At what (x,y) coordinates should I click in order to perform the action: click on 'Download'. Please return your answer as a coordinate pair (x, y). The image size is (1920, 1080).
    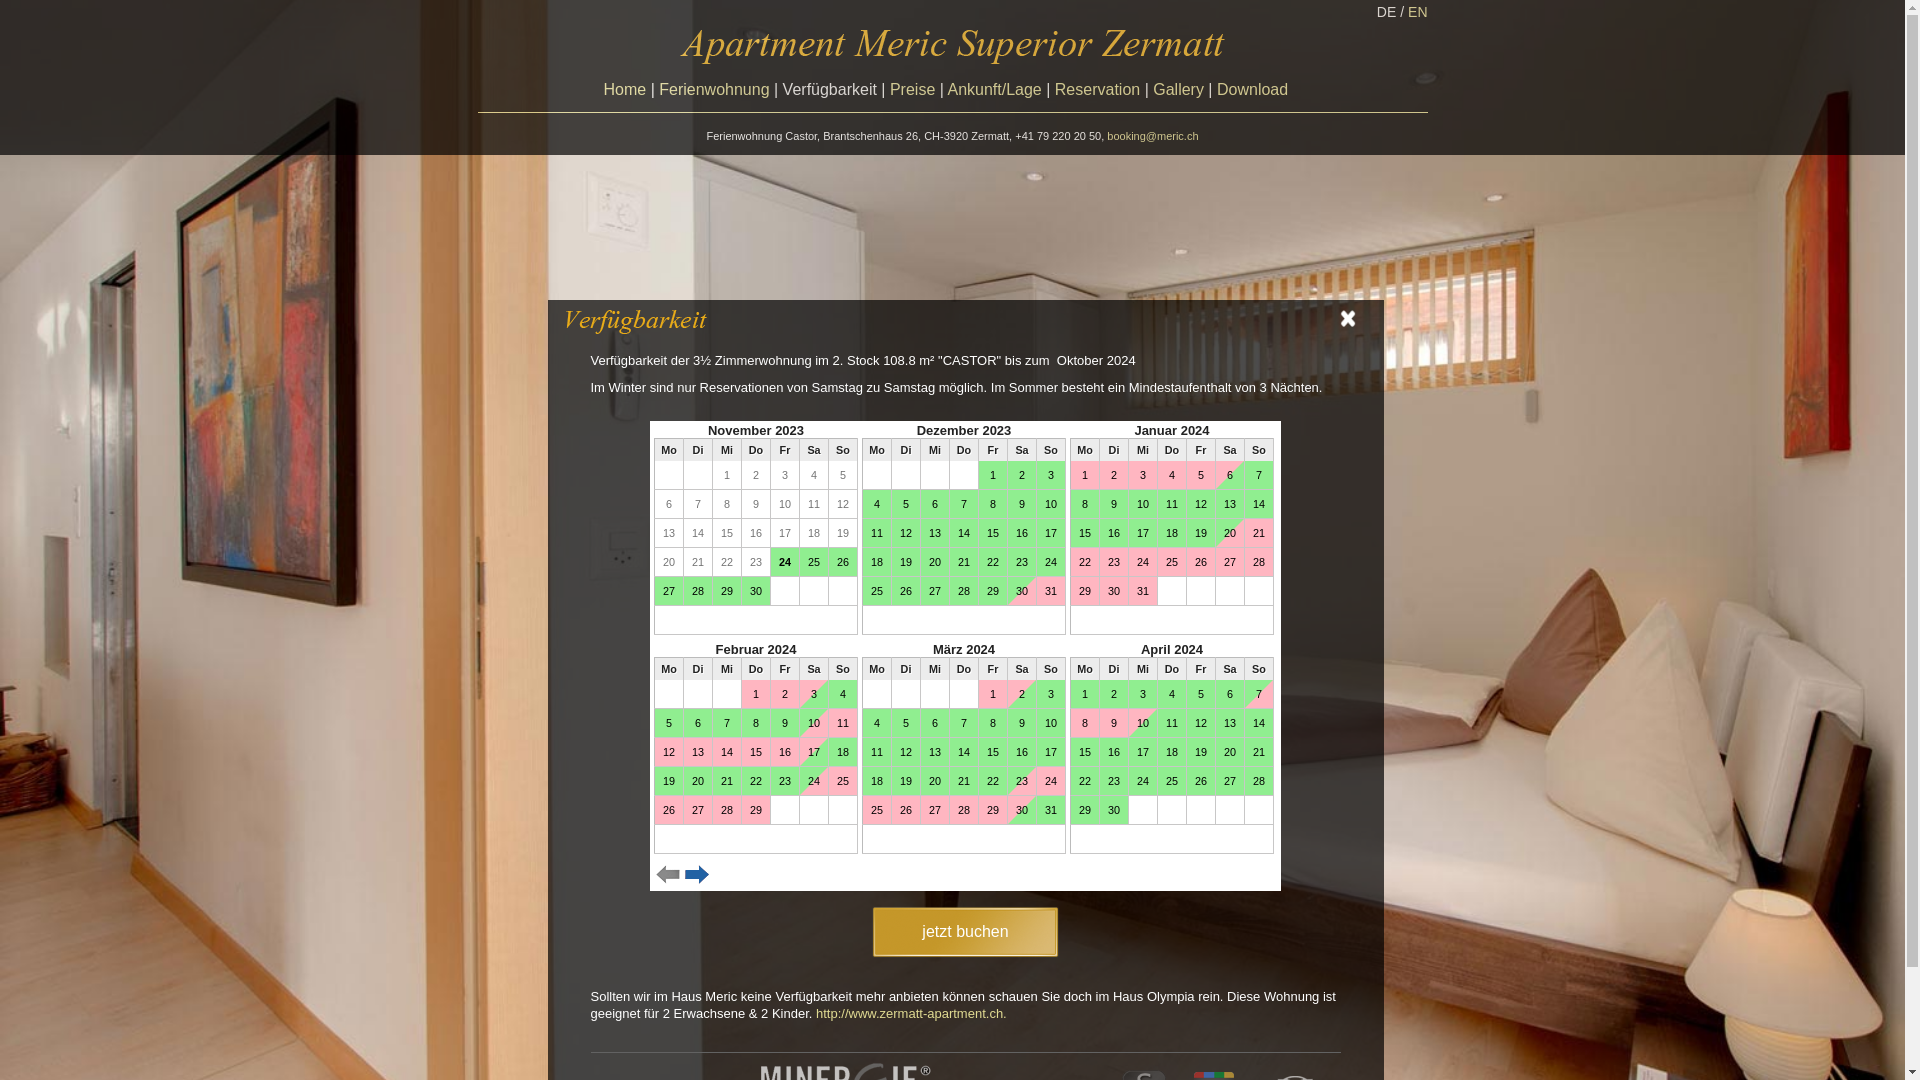
    Looking at the image, I should click on (1216, 88).